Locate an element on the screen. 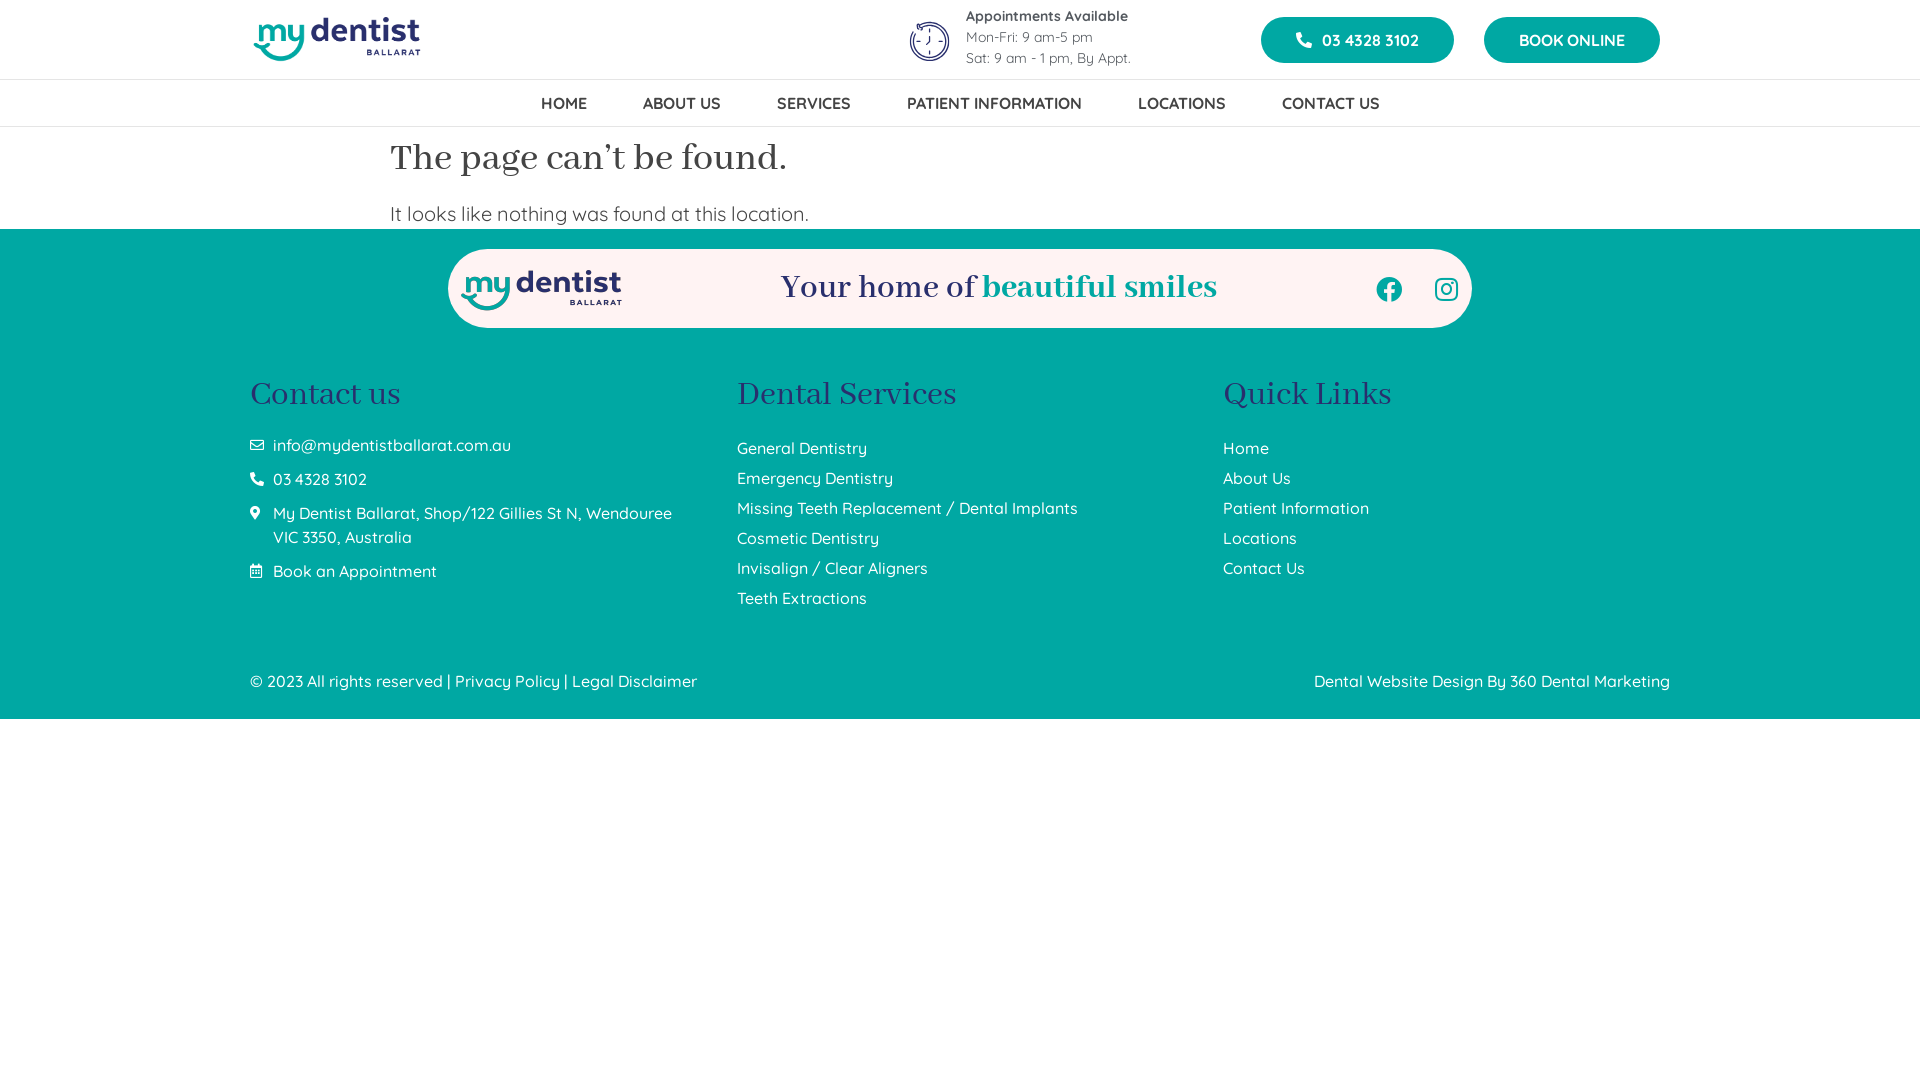  'BOOK ONLINE' is located at coordinates (1571, 38).